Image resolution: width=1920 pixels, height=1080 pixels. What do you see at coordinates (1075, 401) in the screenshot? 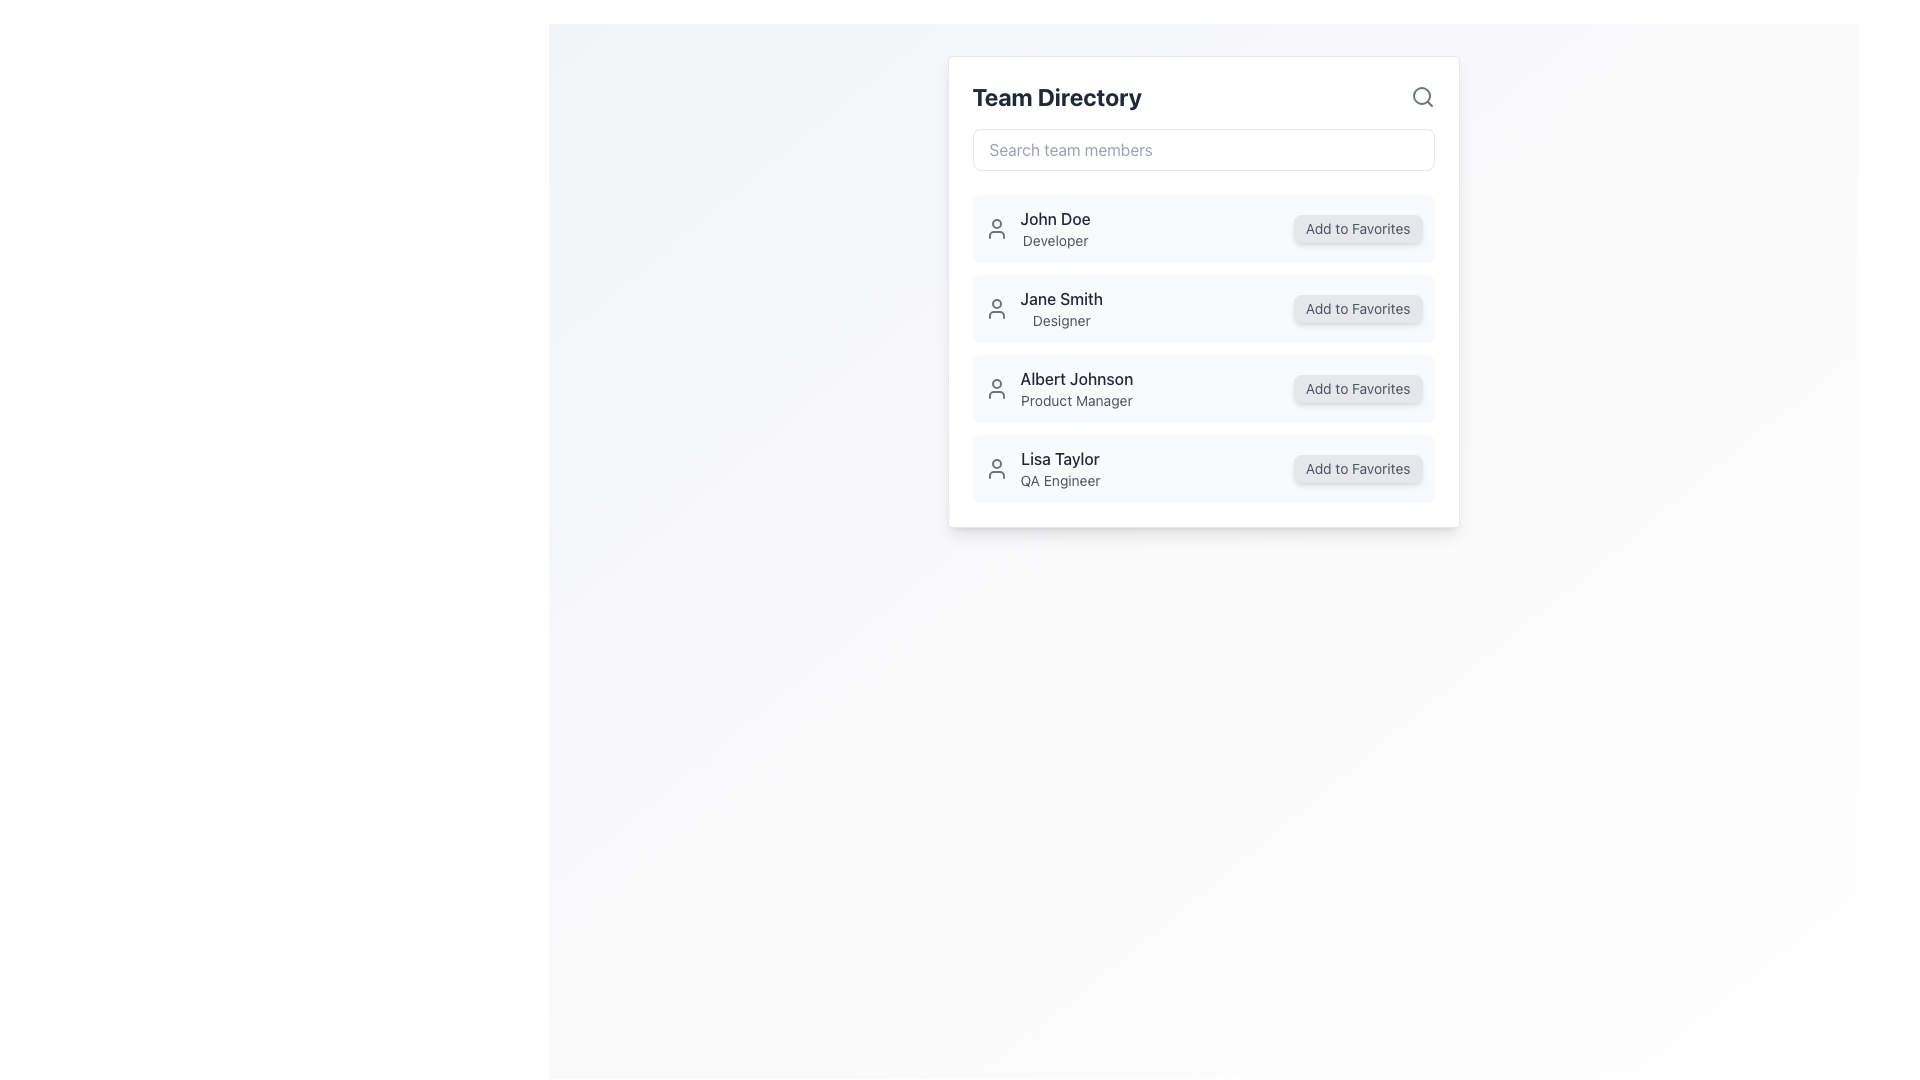
I see `the text label reading 'Product Manager', which is styled in a smaller font and gray color, positioned below the name 'Albert Johnson' in the 'Team Directory' list` at bounding box center [1075, 401].